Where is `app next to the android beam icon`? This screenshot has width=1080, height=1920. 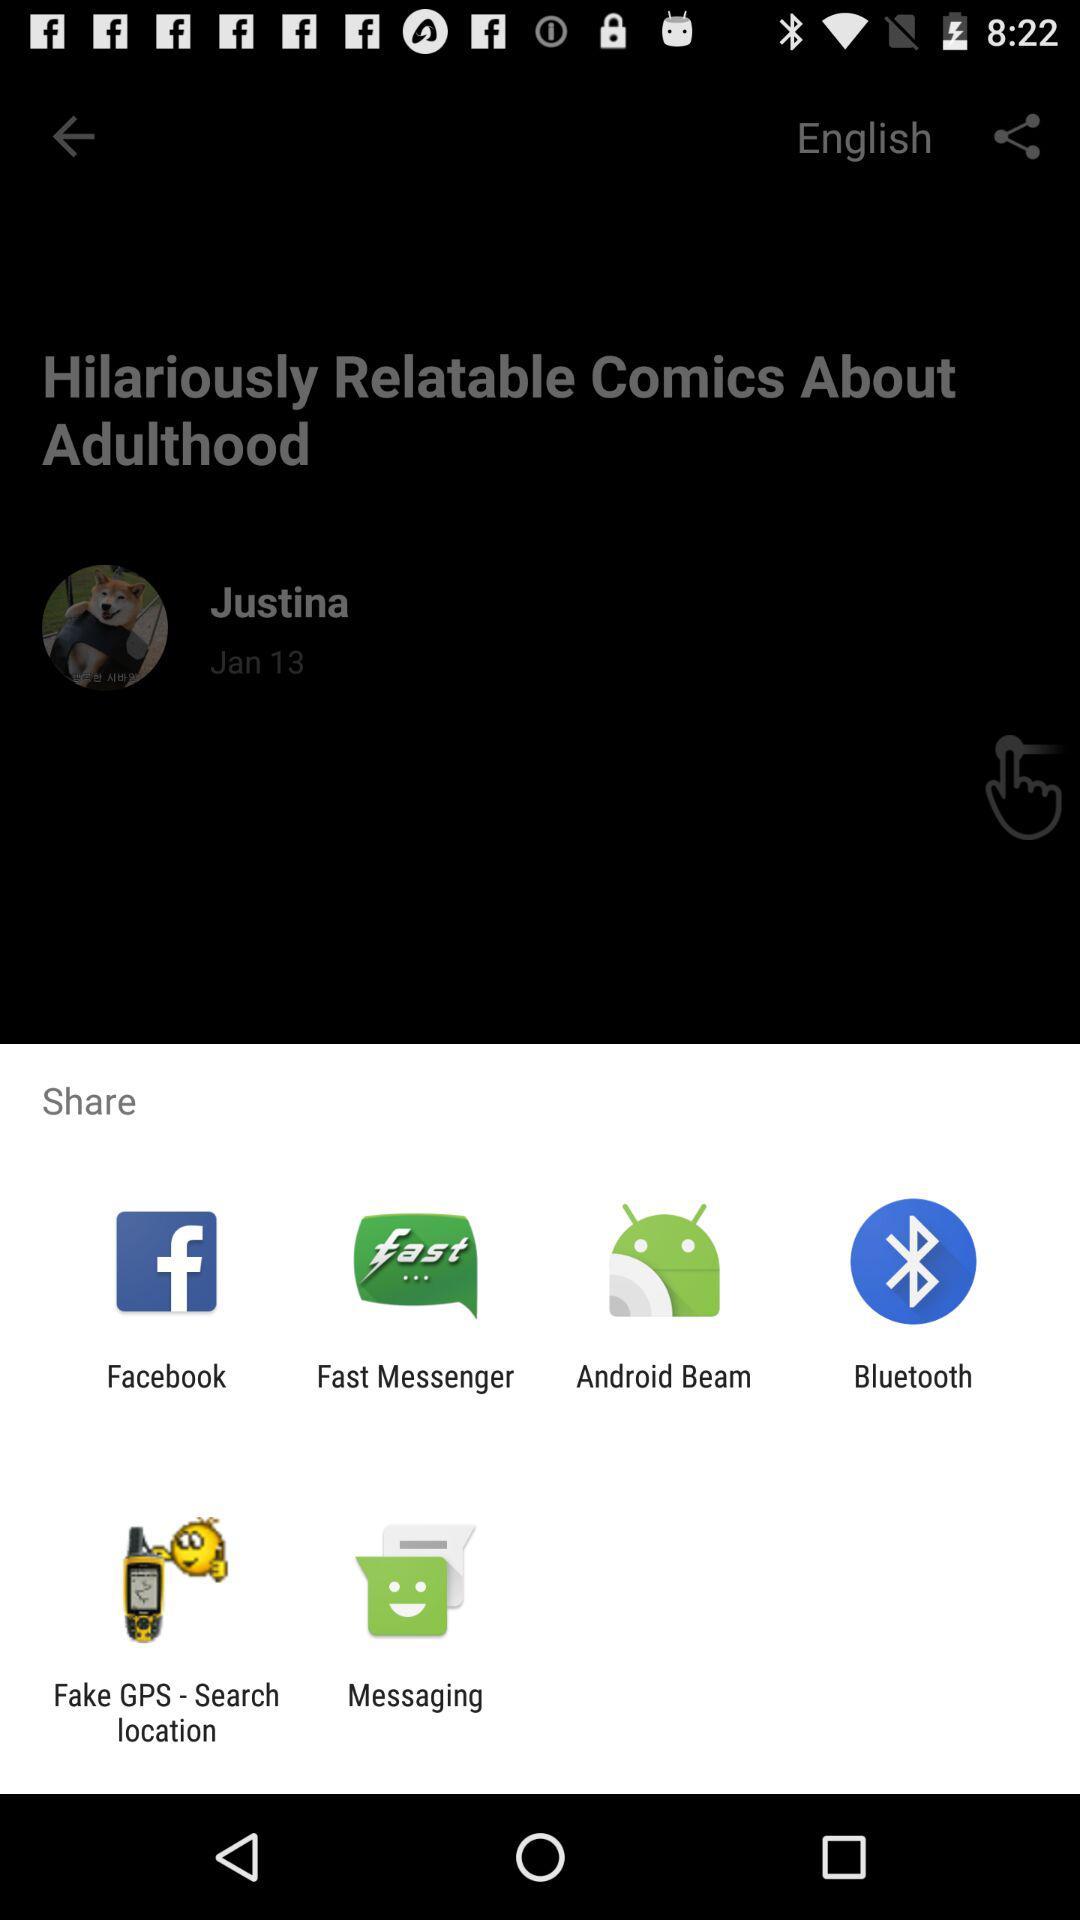
app next to the android beam icon is located at coordinates (913, 1392).